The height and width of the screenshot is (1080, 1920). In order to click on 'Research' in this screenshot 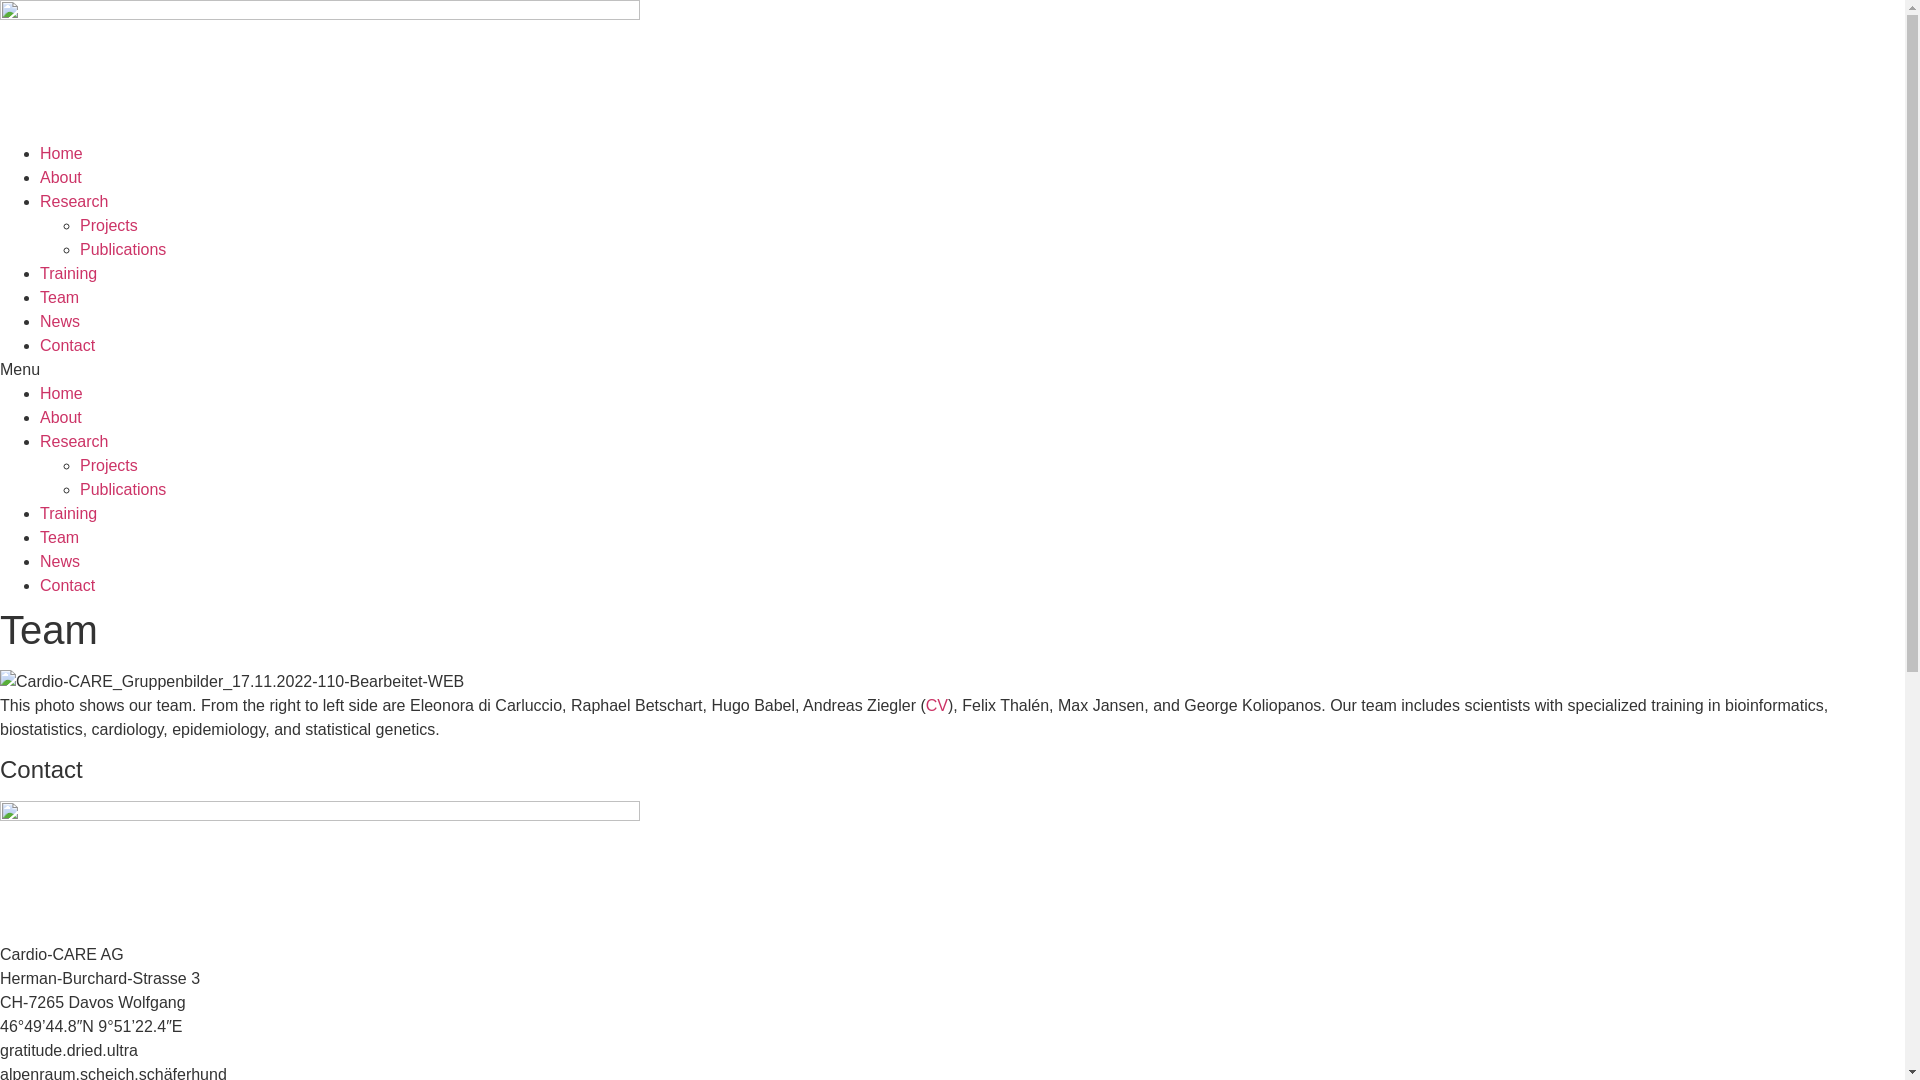, I will do `click(73, 440)`.